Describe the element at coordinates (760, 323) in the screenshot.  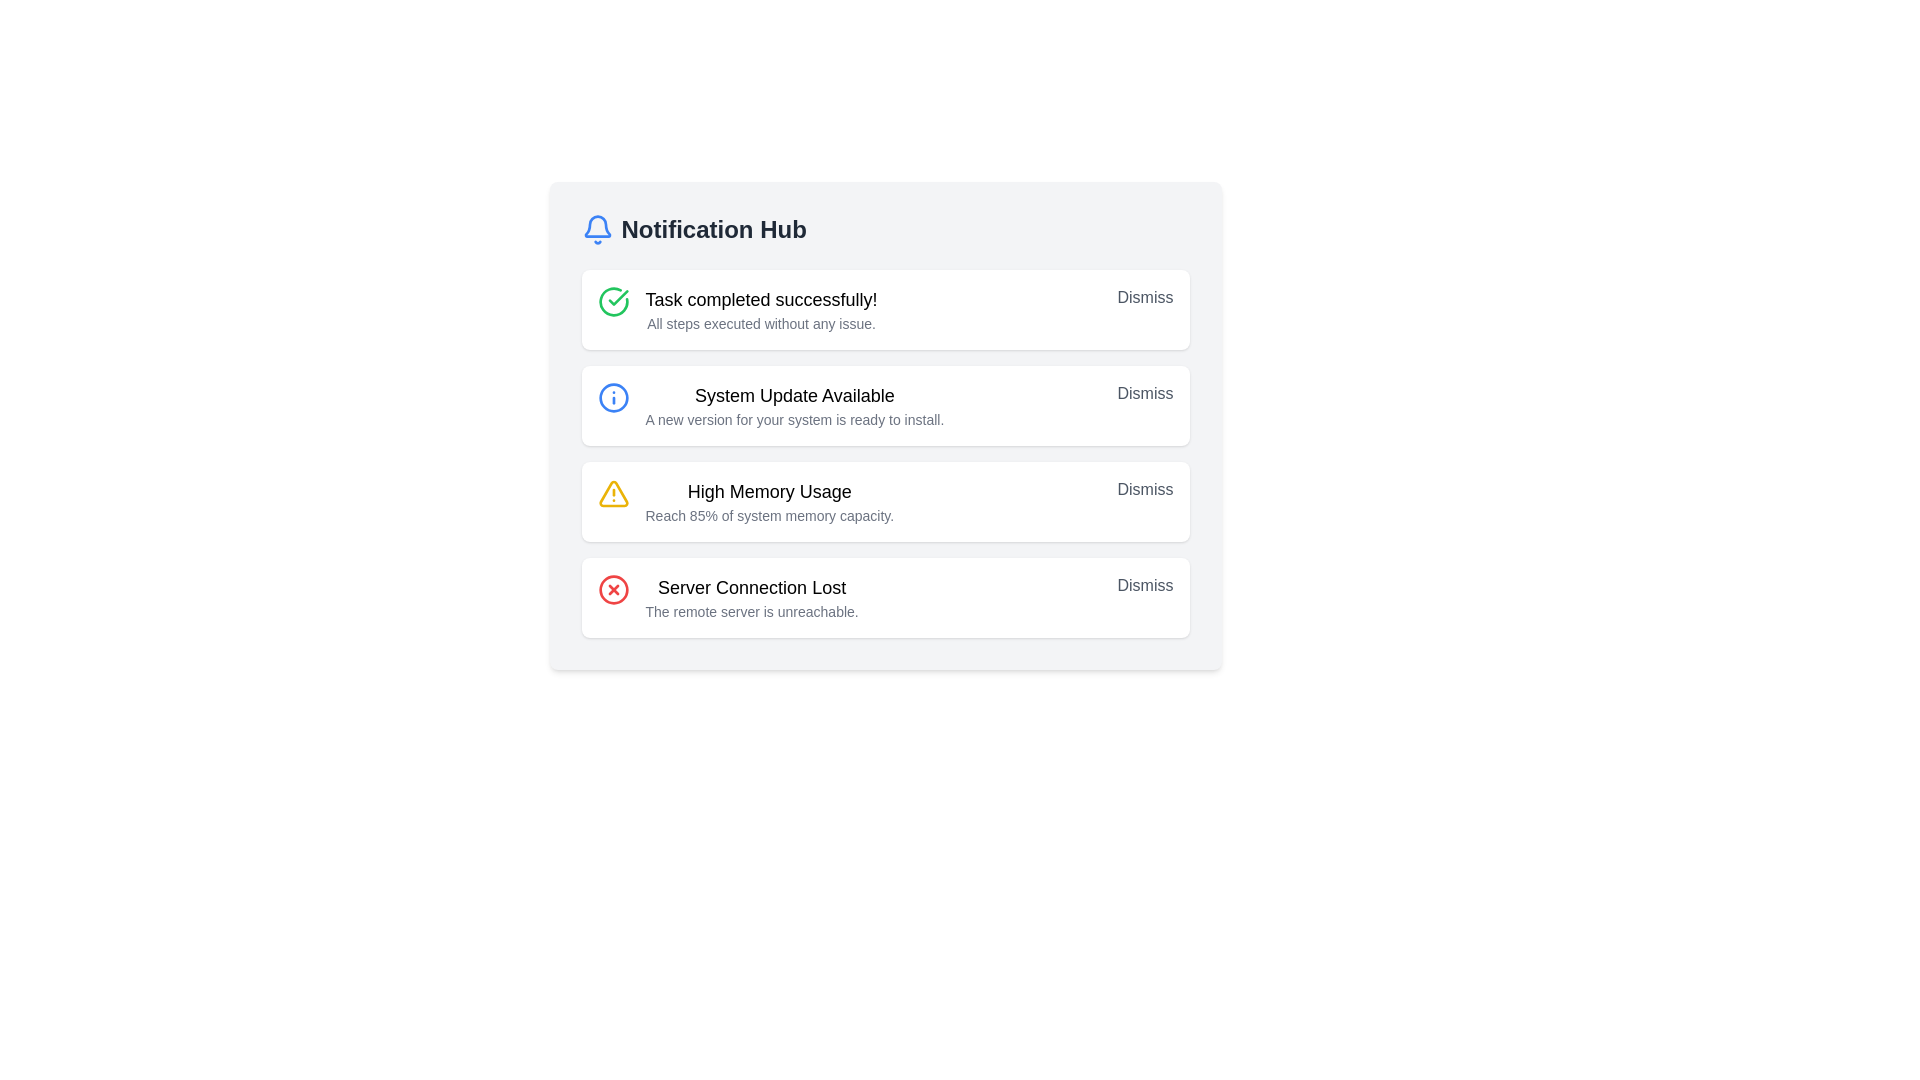
I see `the static text label that reads 'All steps executed without any issue.' located under the title 'Task completed successfully!' in the Notification Hub interface` at that location.